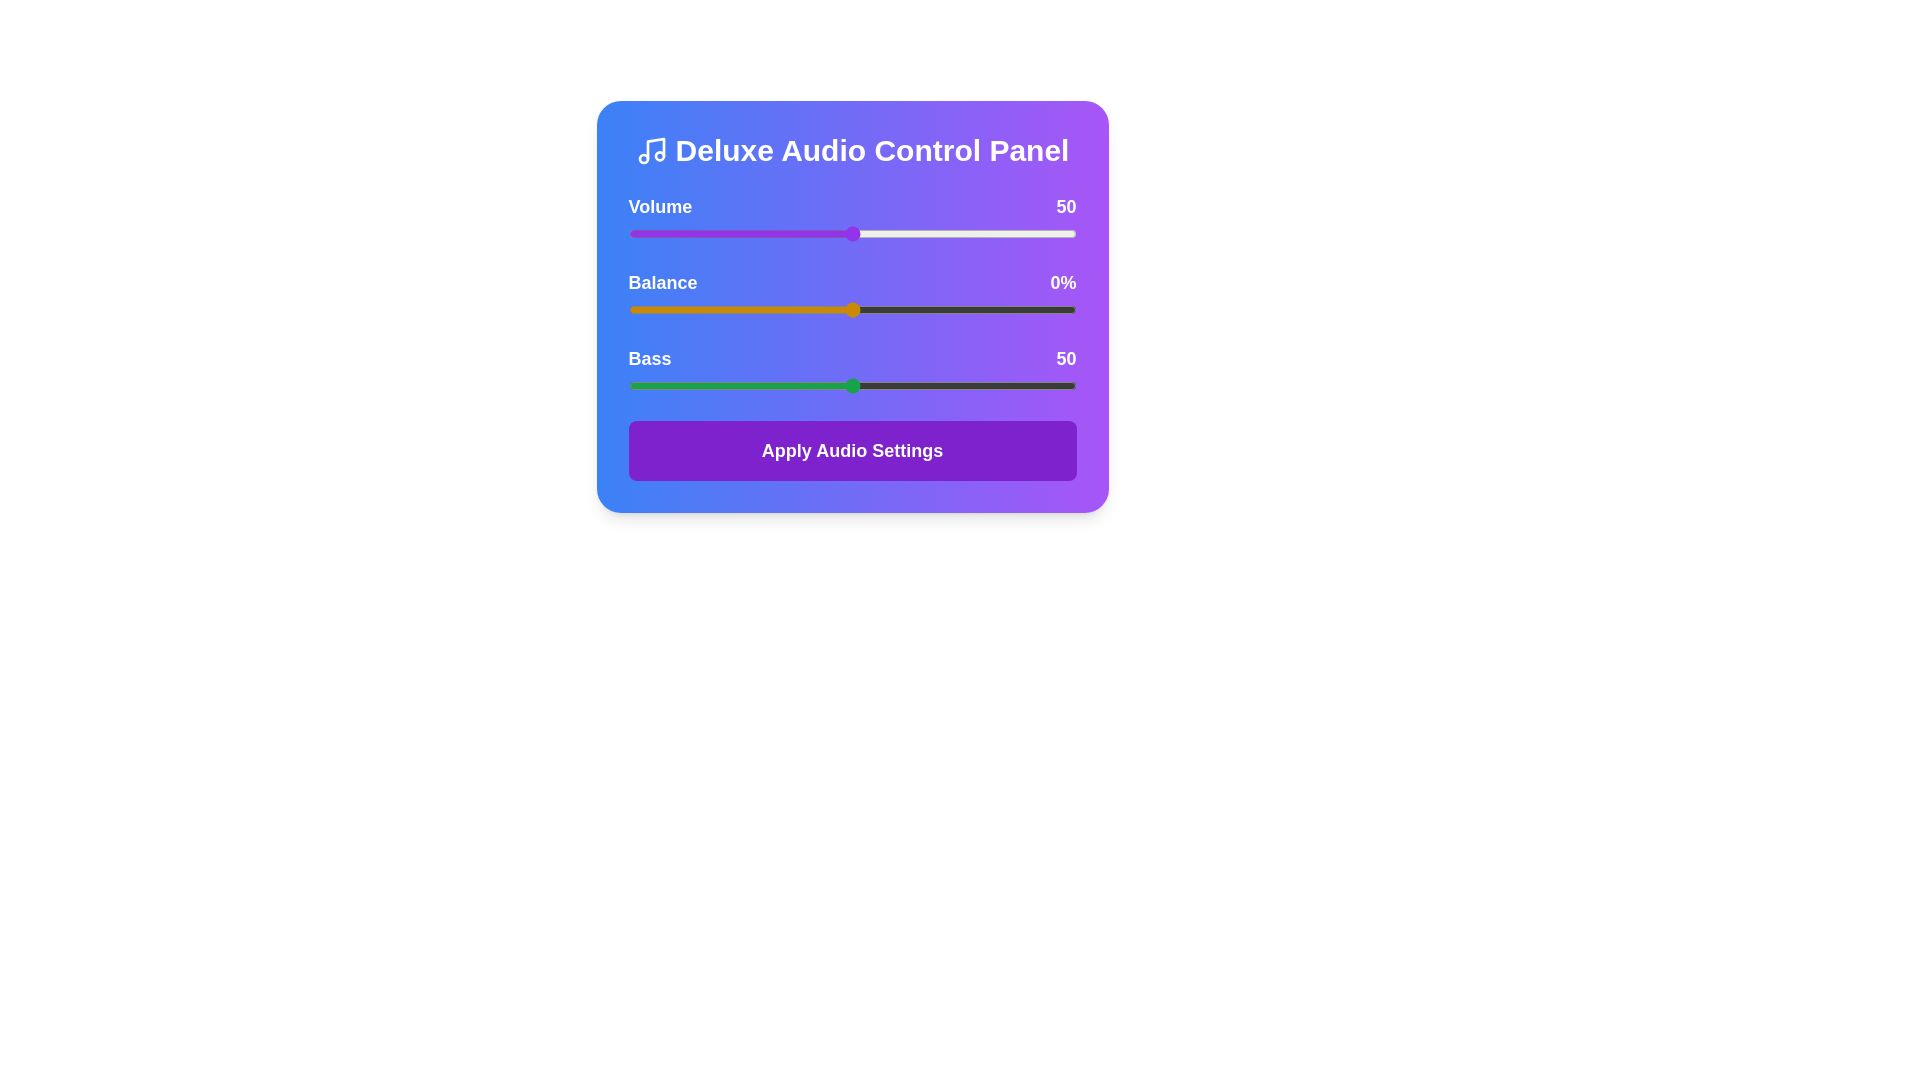 The width and height of the screenshot is (1920, 1080). Describe the element at coordinates (852, 307) in the screenshot. I see `the sliders inside the 'Deluxe Audio Control Panel' box` at that location.